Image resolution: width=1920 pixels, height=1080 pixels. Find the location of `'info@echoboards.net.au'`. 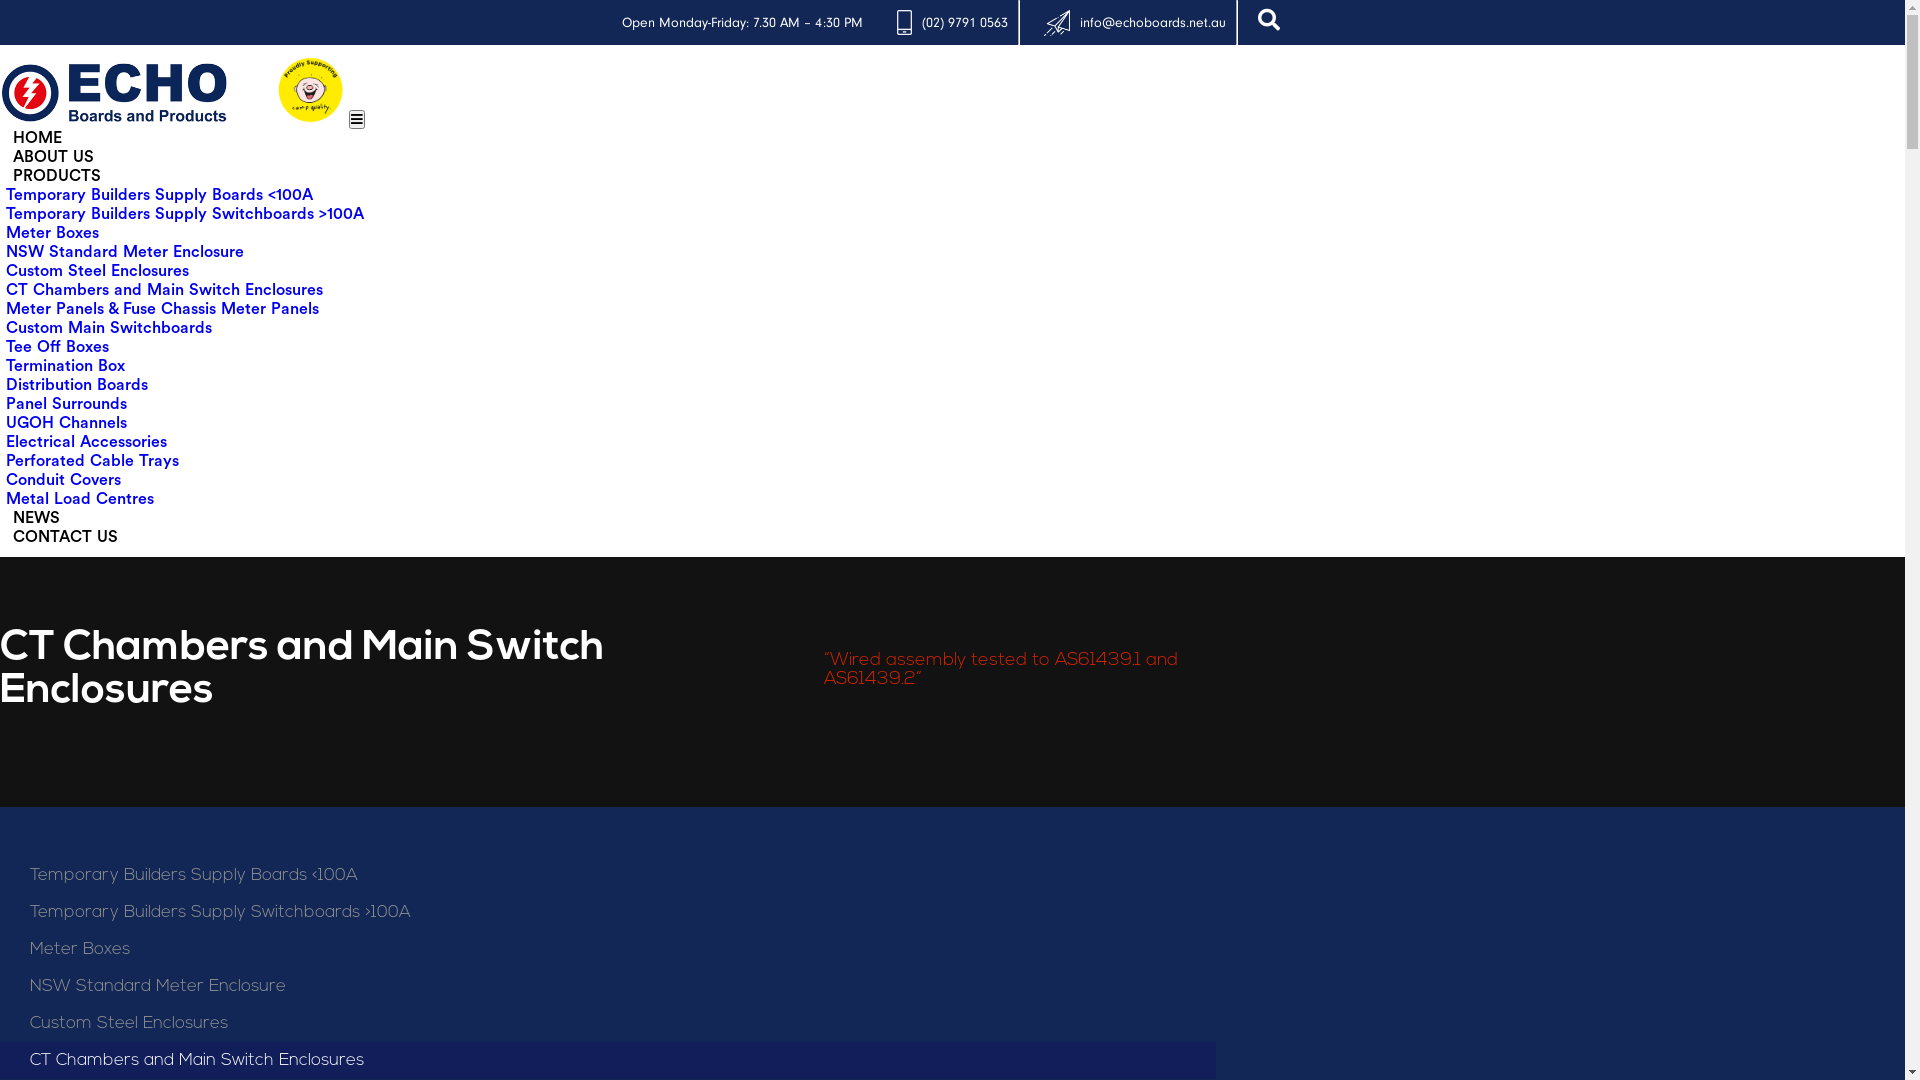

'info@echoboards.net.au' is located at coordinates (1152, 22).